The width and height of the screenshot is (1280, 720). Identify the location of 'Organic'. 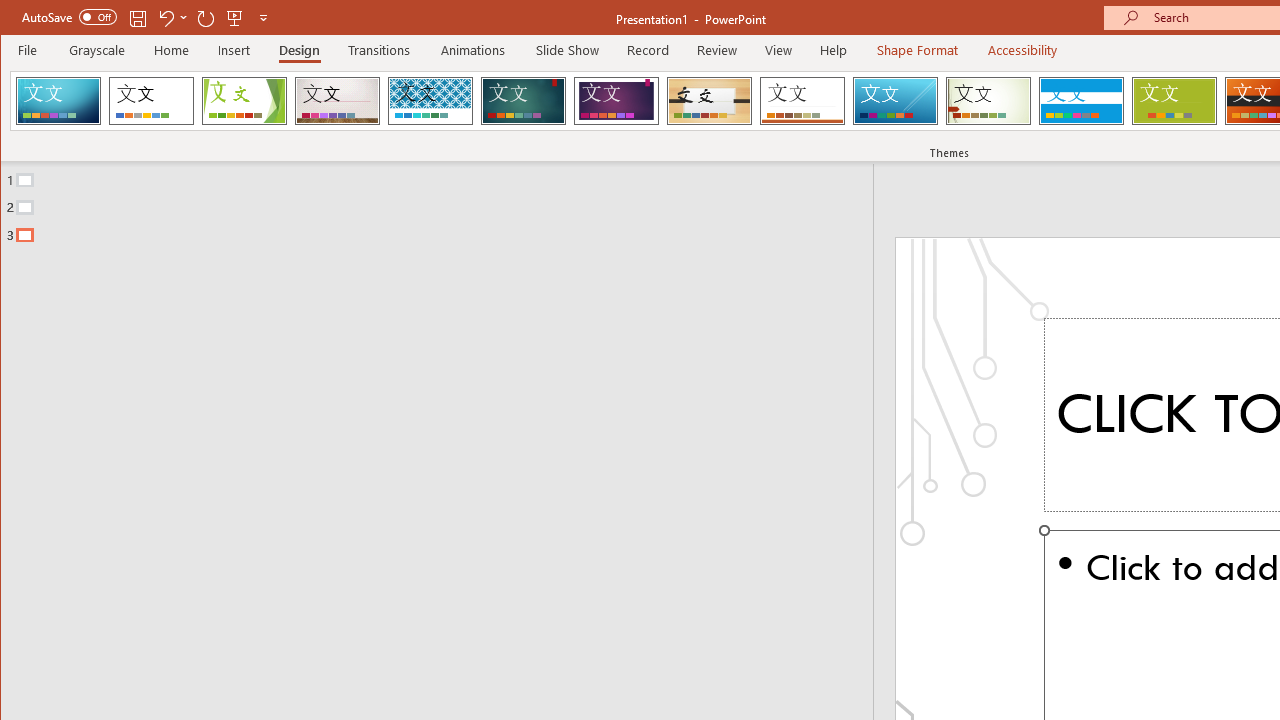
(709, 100).